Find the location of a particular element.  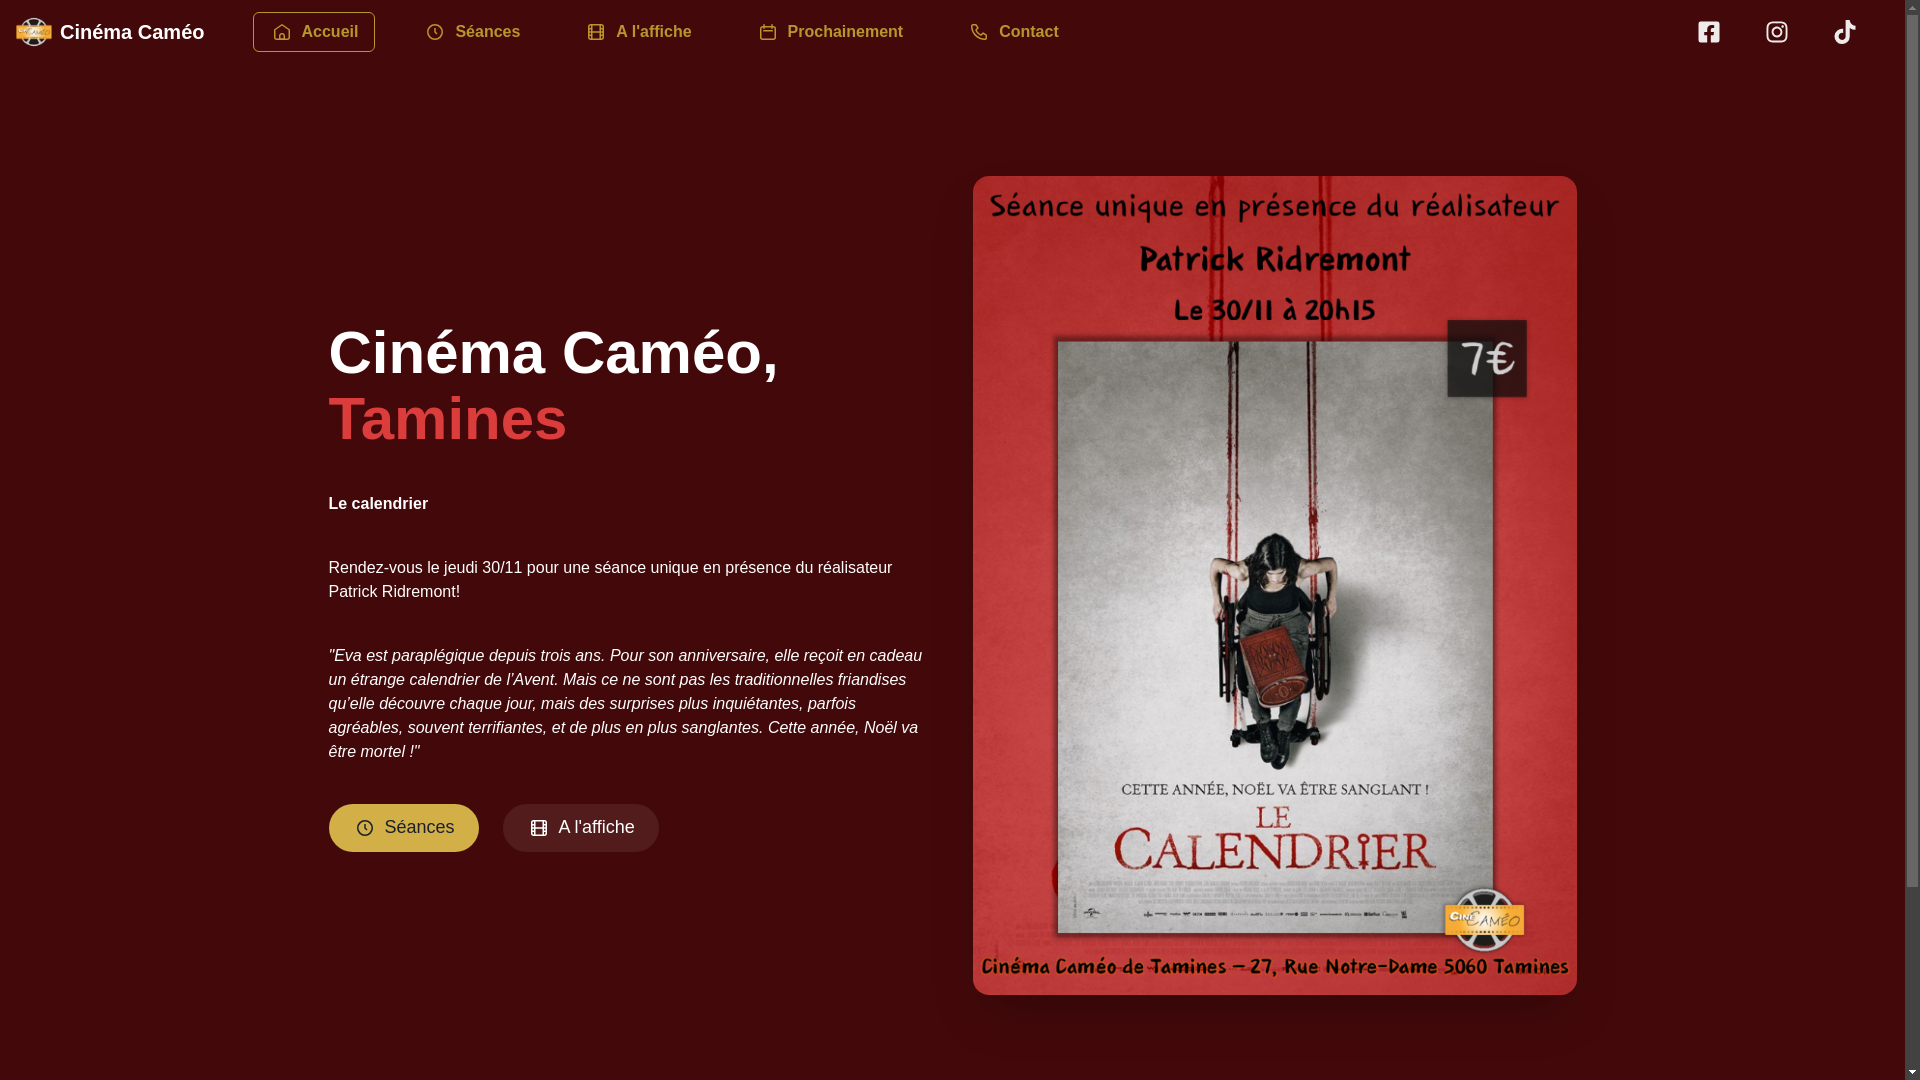

'Prochainement' is located at coordinates (830, 31).